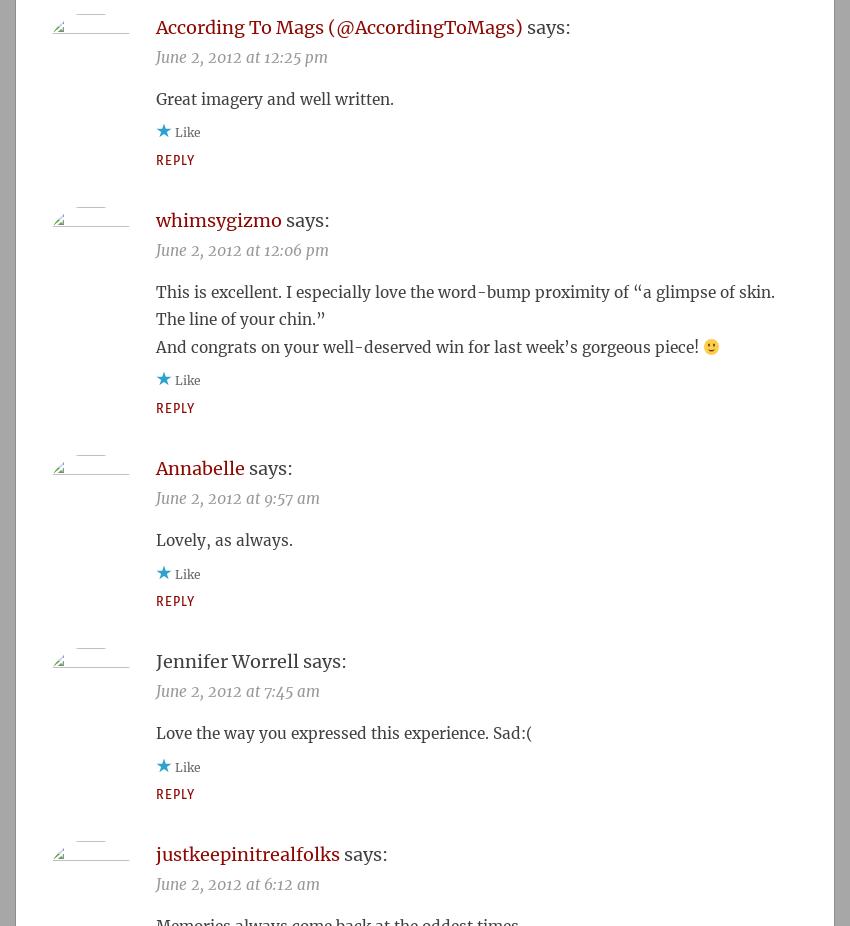 This screenshot has height=926, width=850. What do you see at coordinates (242, 249) in the screenshot?
I see `'June 2, 2012 at 12:06 pm'` at bounding box center [242, 249].